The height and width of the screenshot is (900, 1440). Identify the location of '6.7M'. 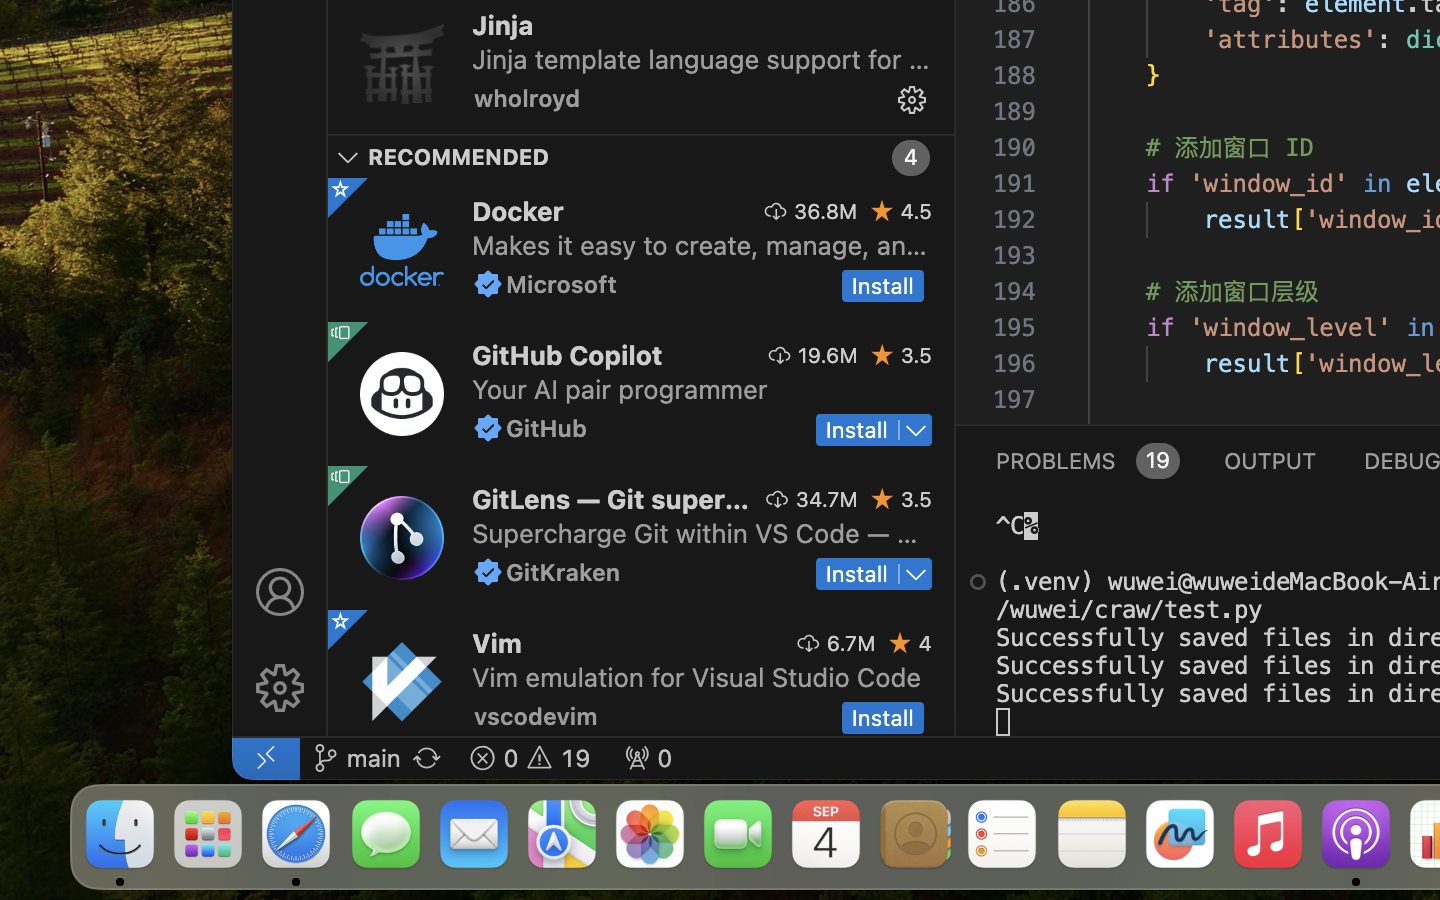
(850, 642).